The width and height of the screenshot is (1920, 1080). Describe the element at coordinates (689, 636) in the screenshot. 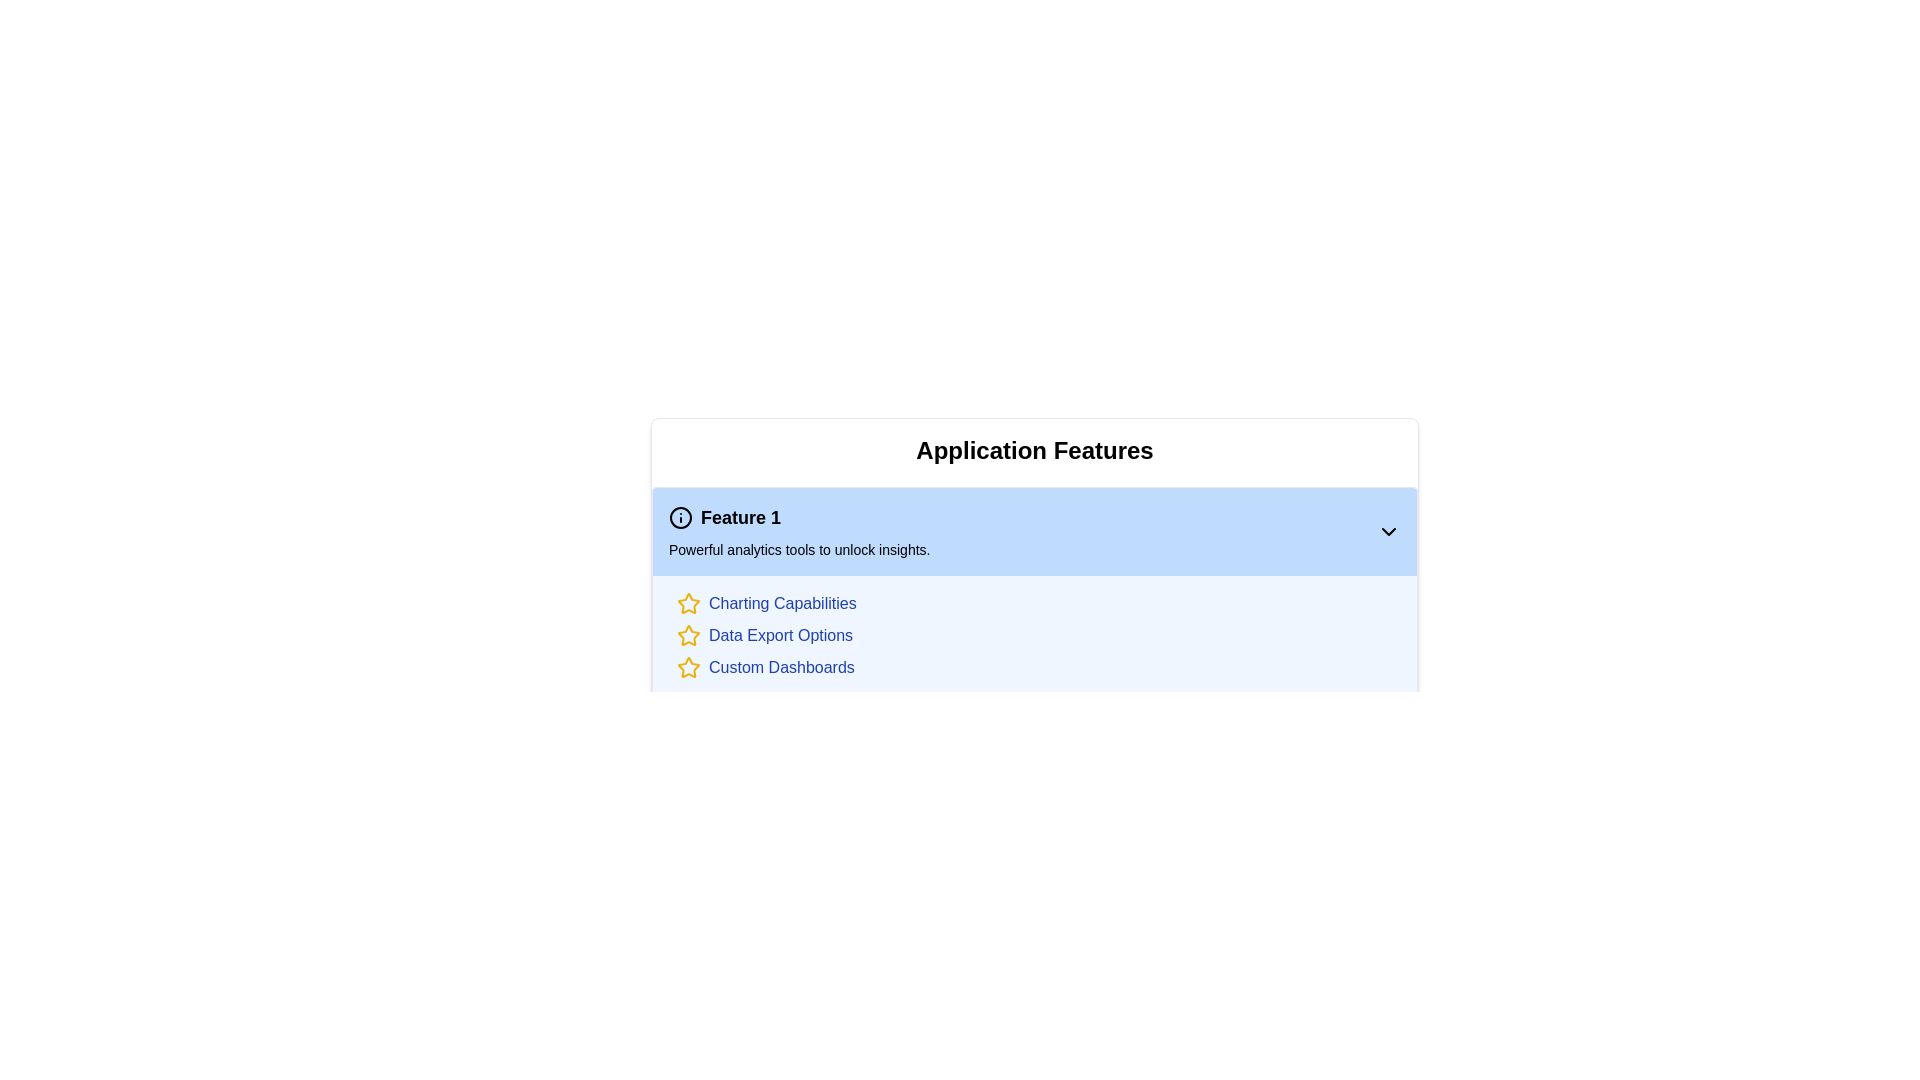

I see `the star icon located to the left of the 'Data Export Options' text to interact with the feature it represents` at that location.